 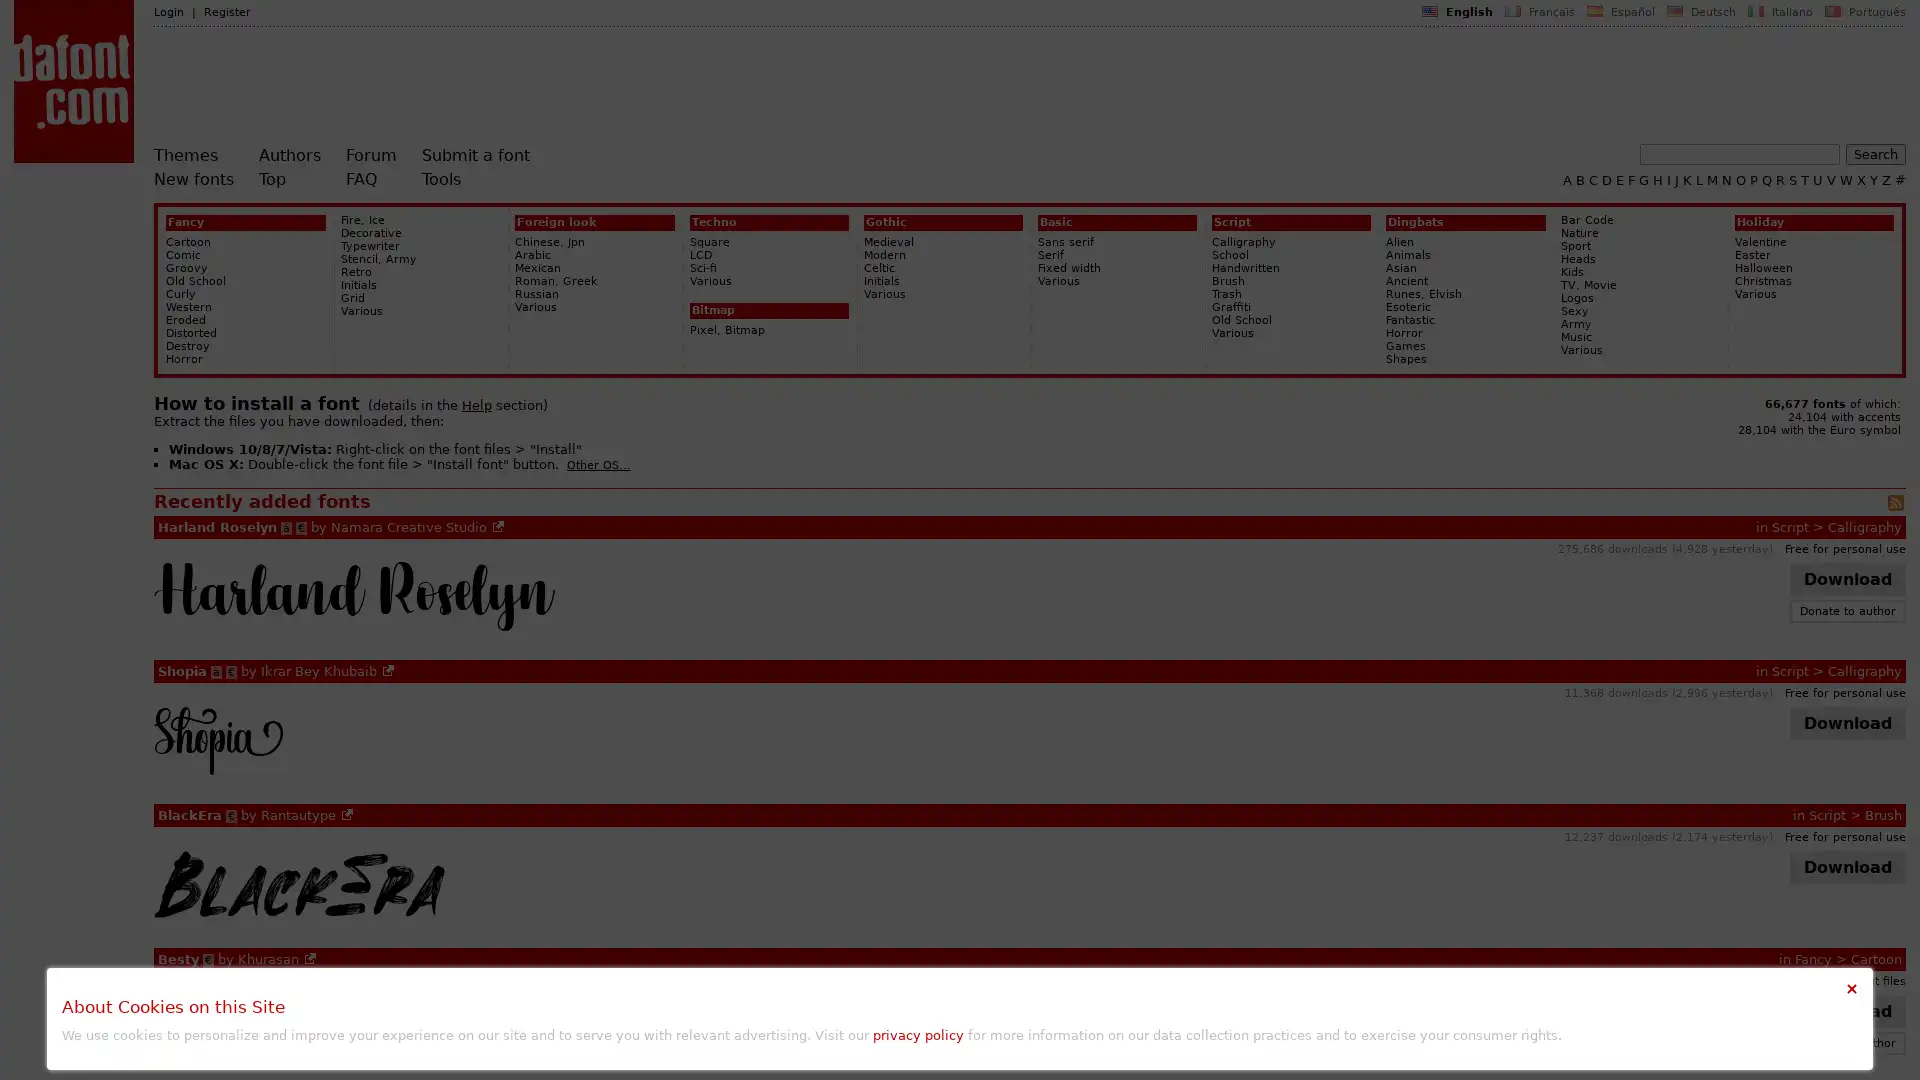 I want to click on Search, so click(x=1875, y=153).